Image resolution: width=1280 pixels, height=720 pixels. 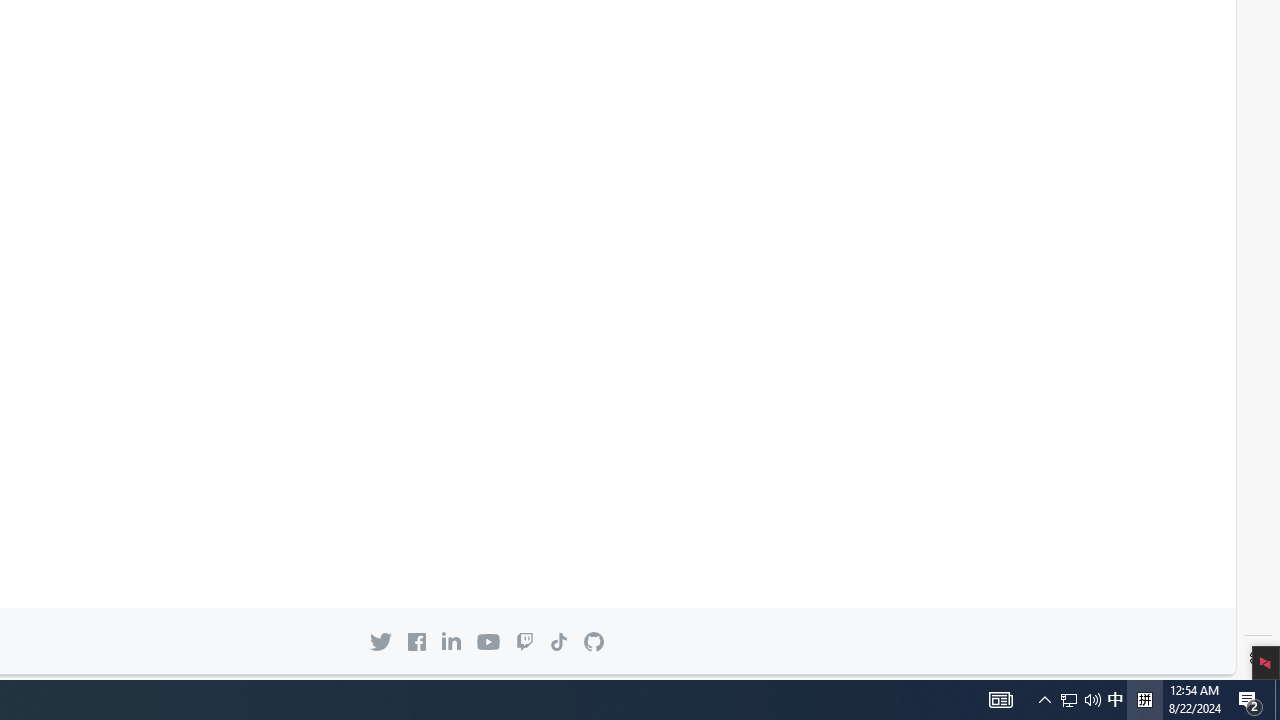 I want to click on 'GitHub mark Back to GitHub.com', so click(x=592, y=642).